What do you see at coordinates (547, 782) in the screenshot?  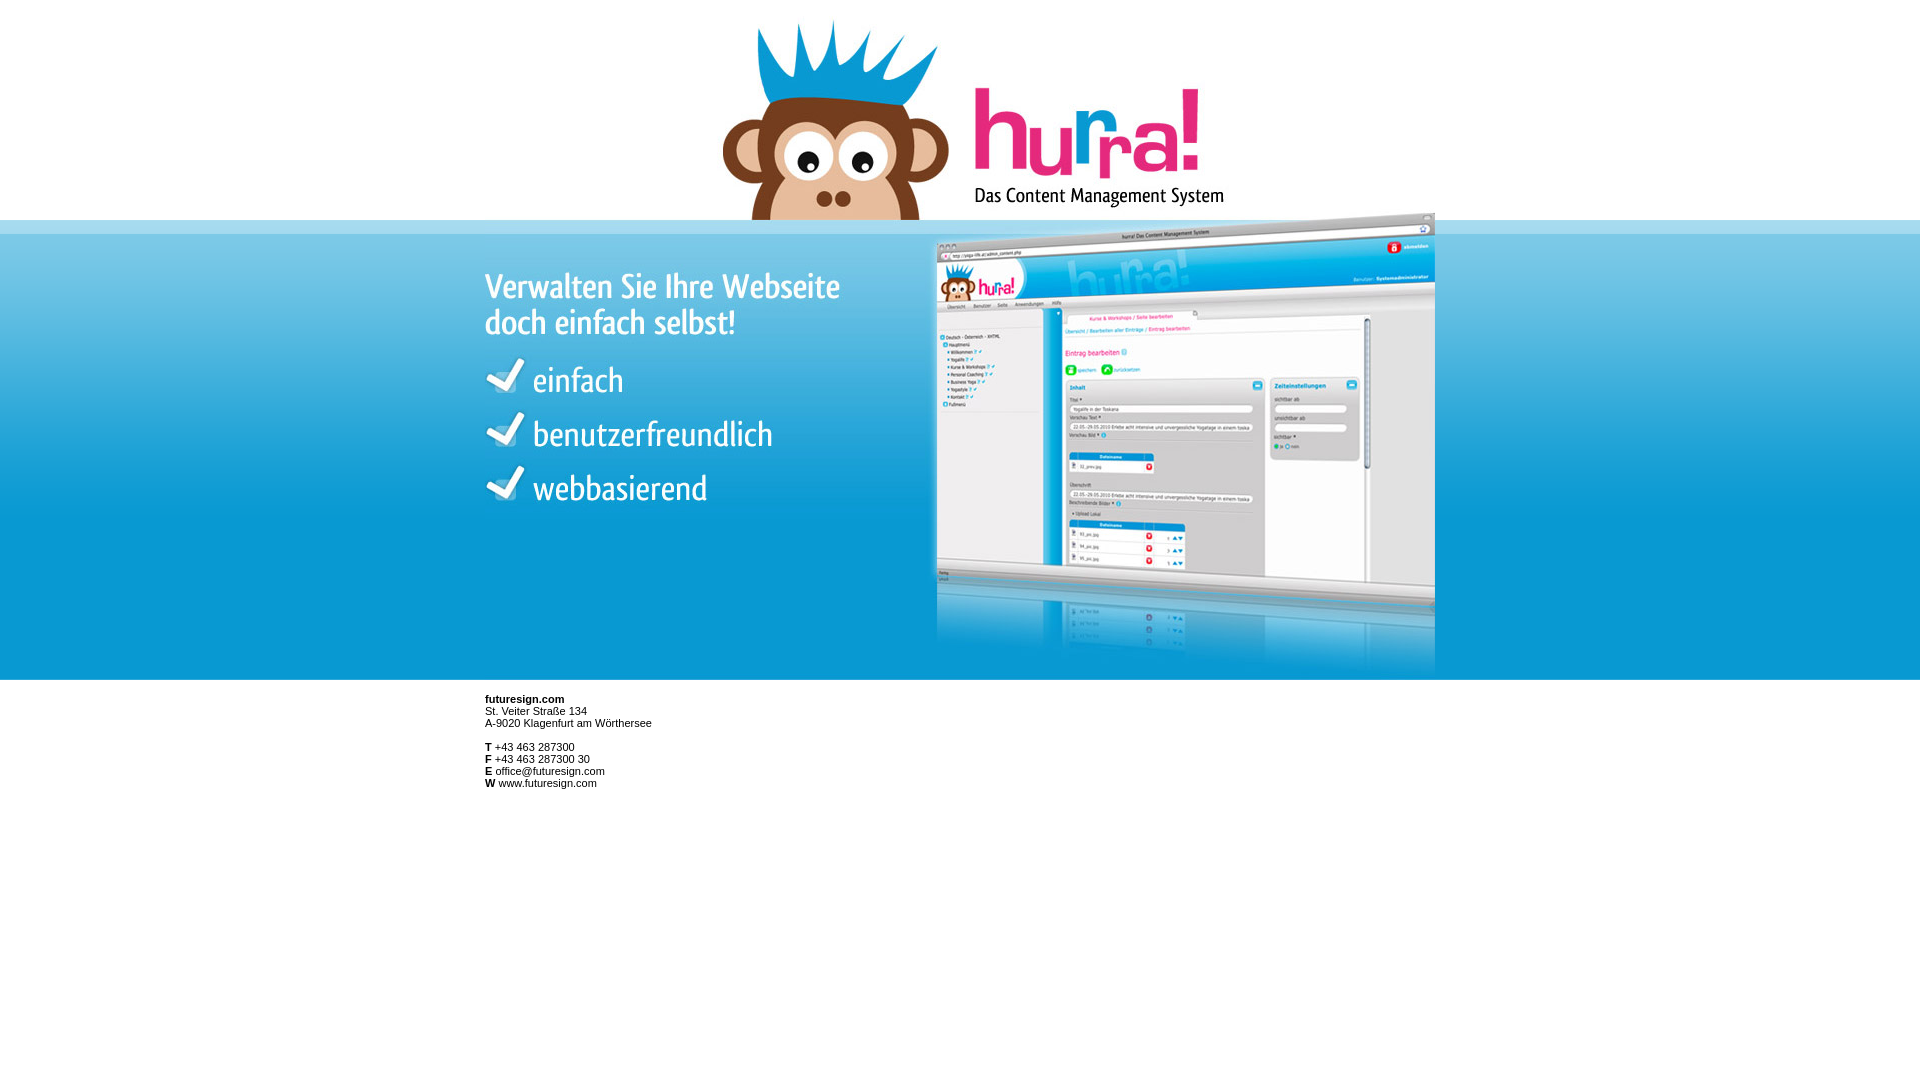 I see `'www.futuresign.com'` at bounding box center [547, 782].